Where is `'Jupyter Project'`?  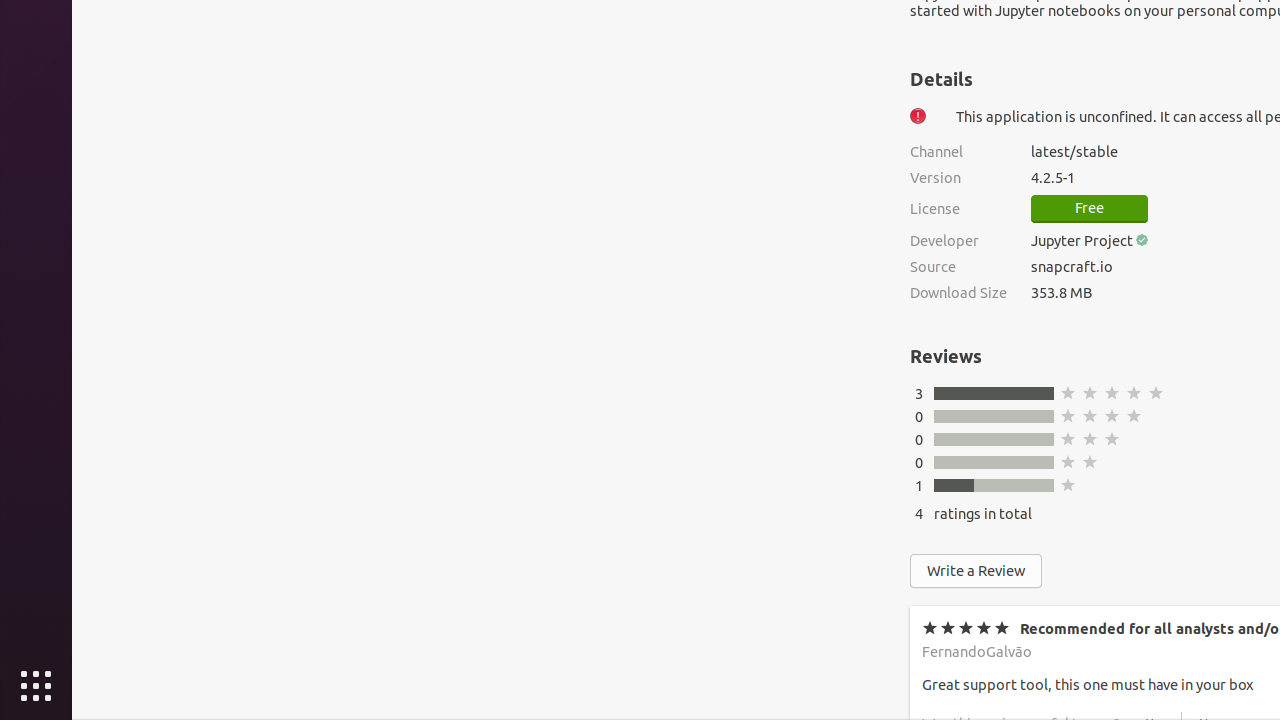
'Jupyter Project' is located at coordinates (1080, 239).